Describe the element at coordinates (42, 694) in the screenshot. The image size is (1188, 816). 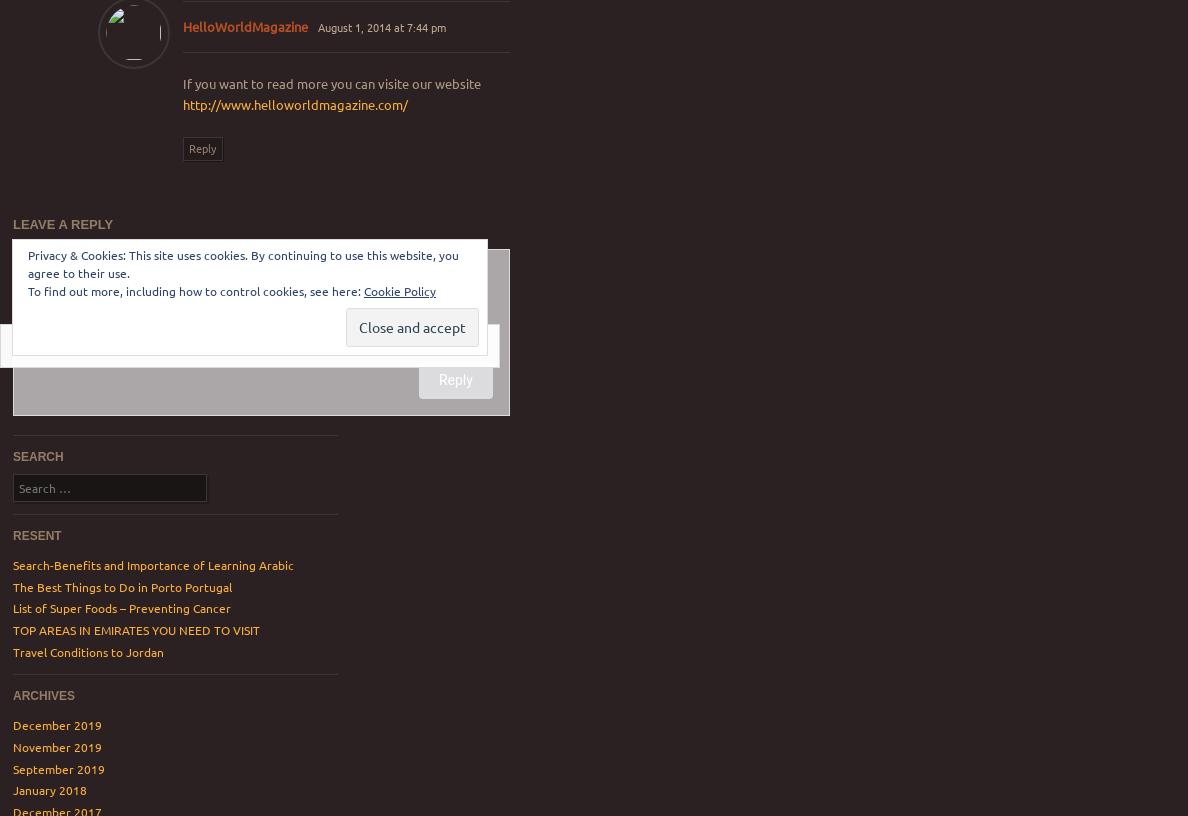
I see `'Archives'` at that location.